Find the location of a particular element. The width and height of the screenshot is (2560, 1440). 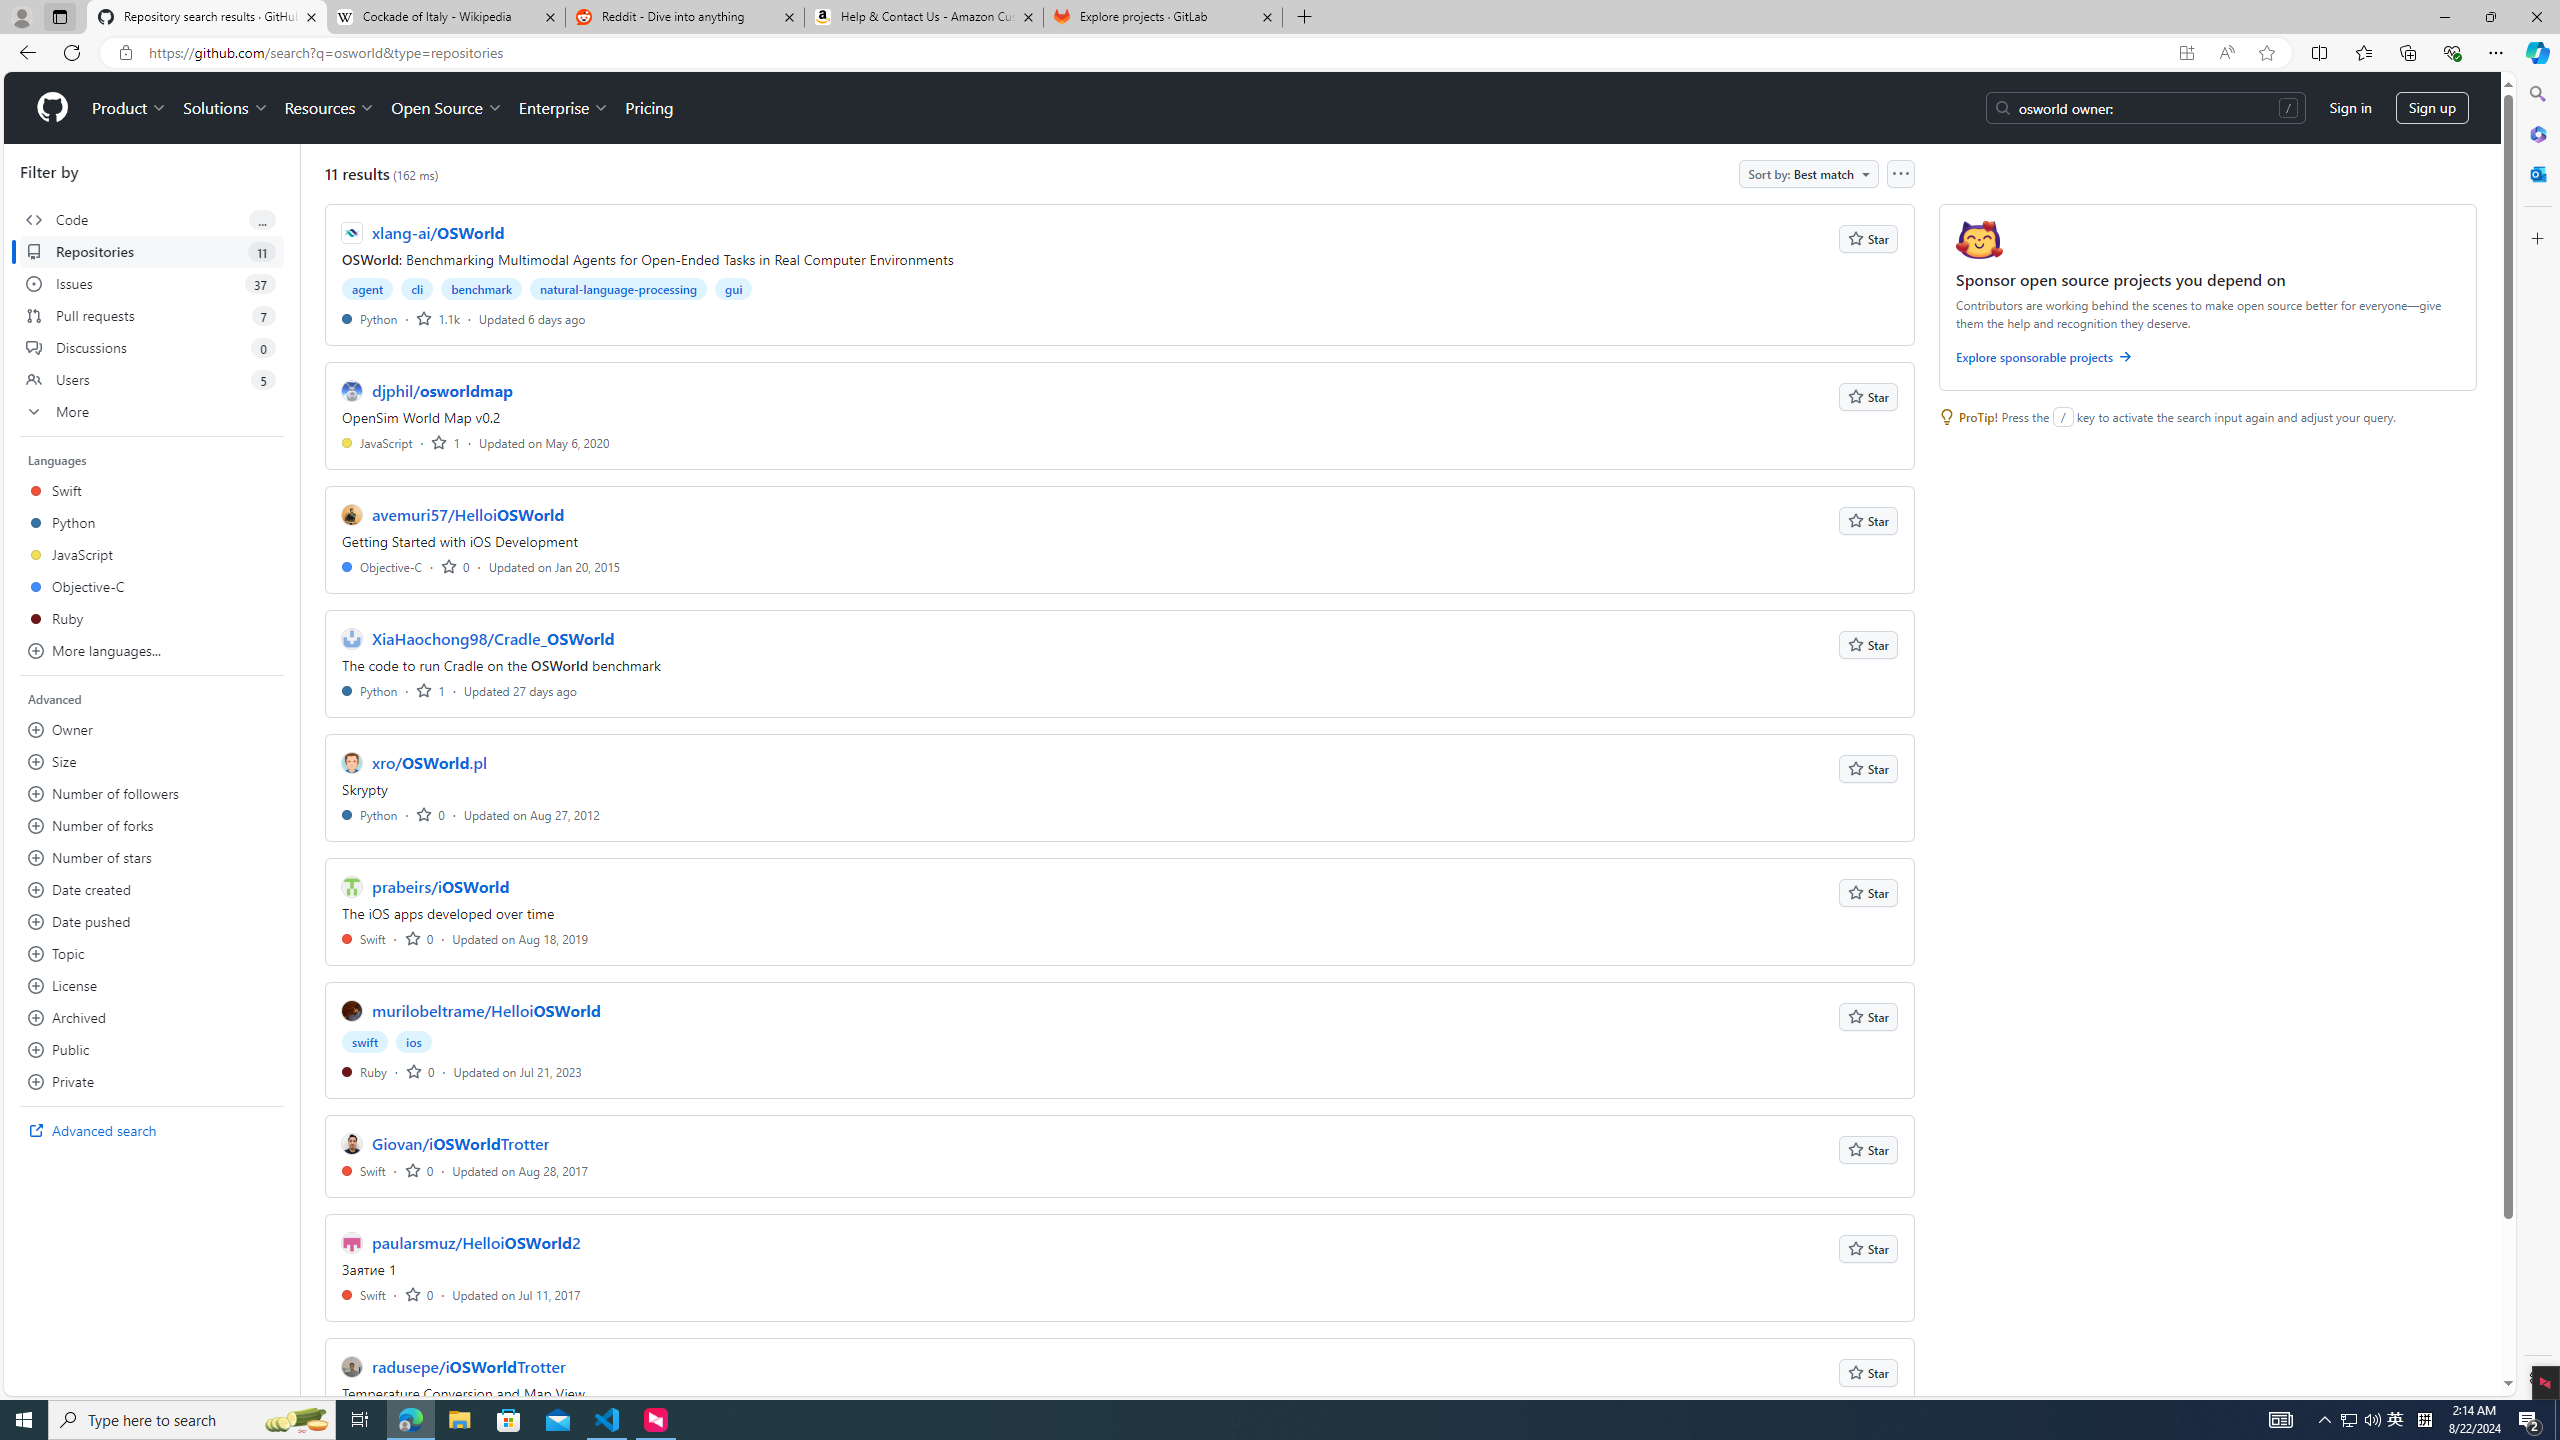

'Solutions' is located at coordinates (224, 107).